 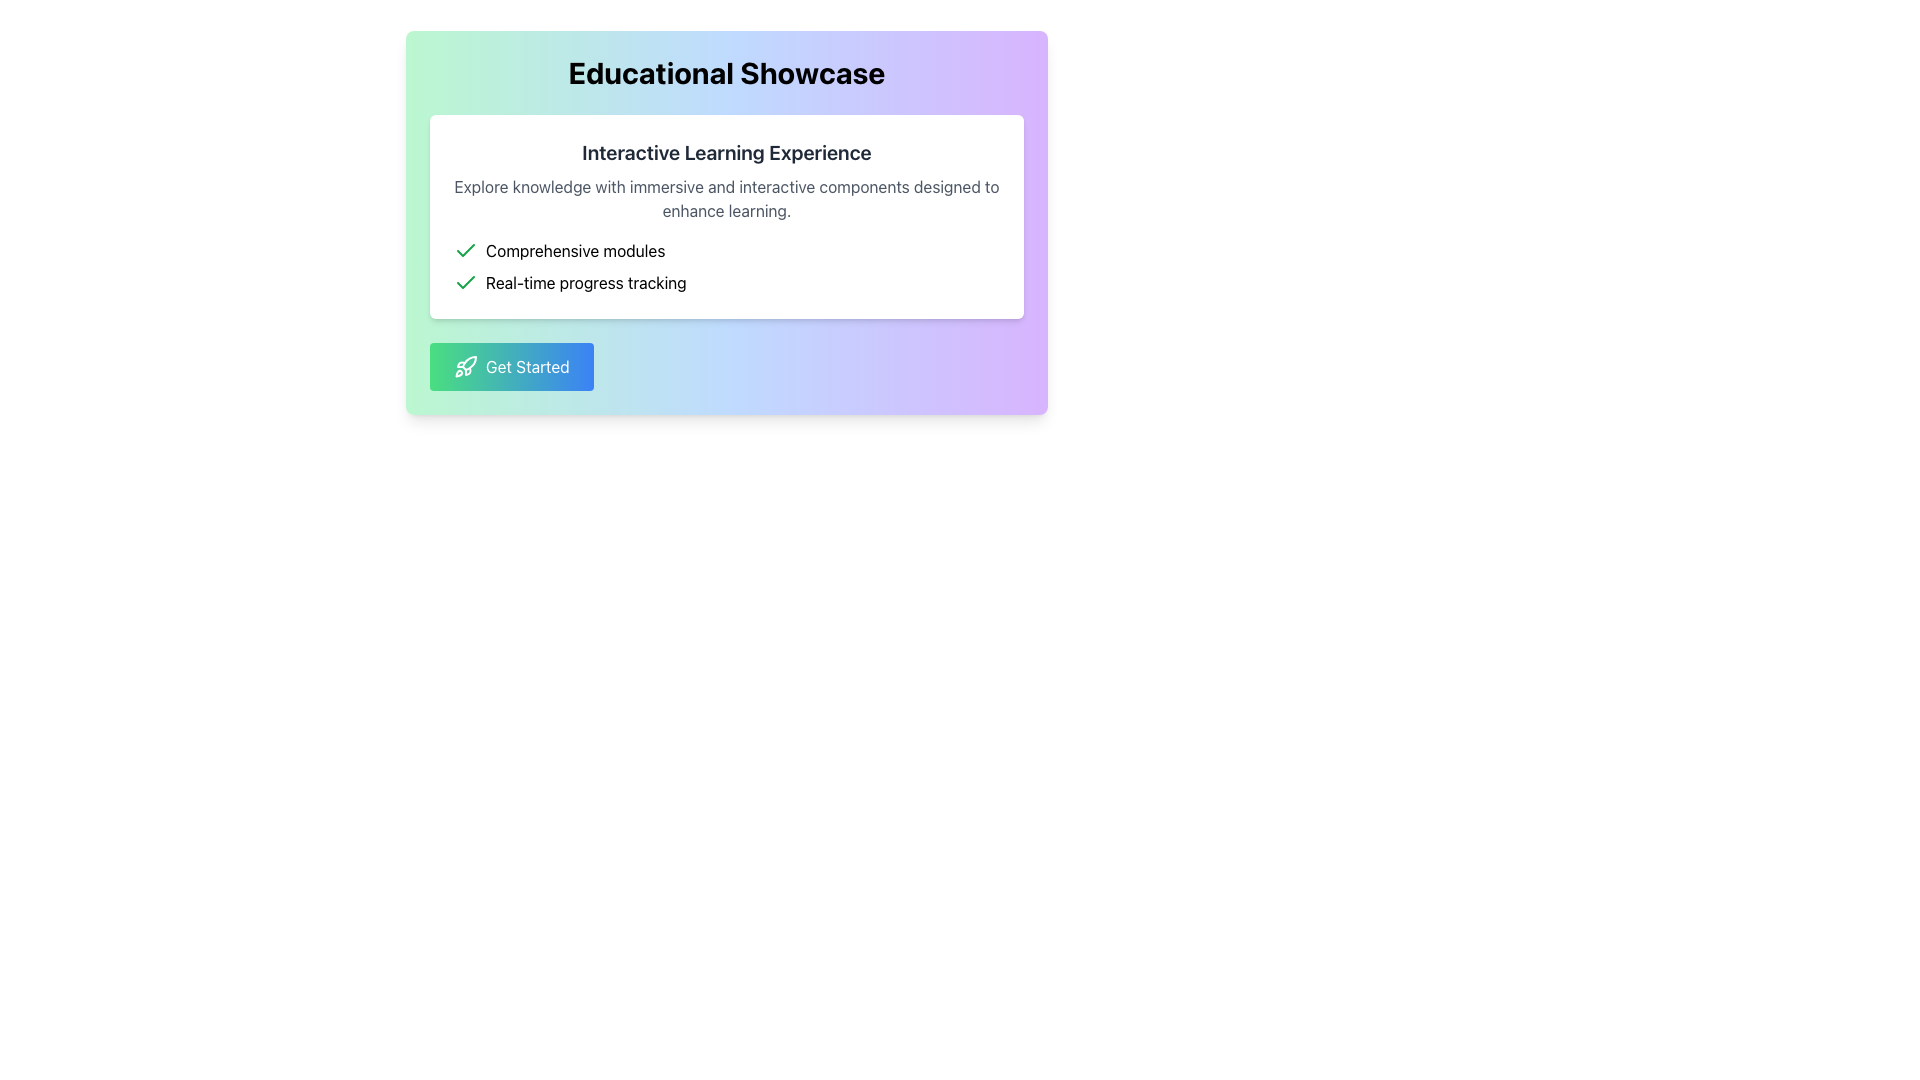 What do you see at coordinates (527, 366) in the screenshot?
I see `the static text label within the button located at the bottom of the main card interface` at bounding box center [527, 366].